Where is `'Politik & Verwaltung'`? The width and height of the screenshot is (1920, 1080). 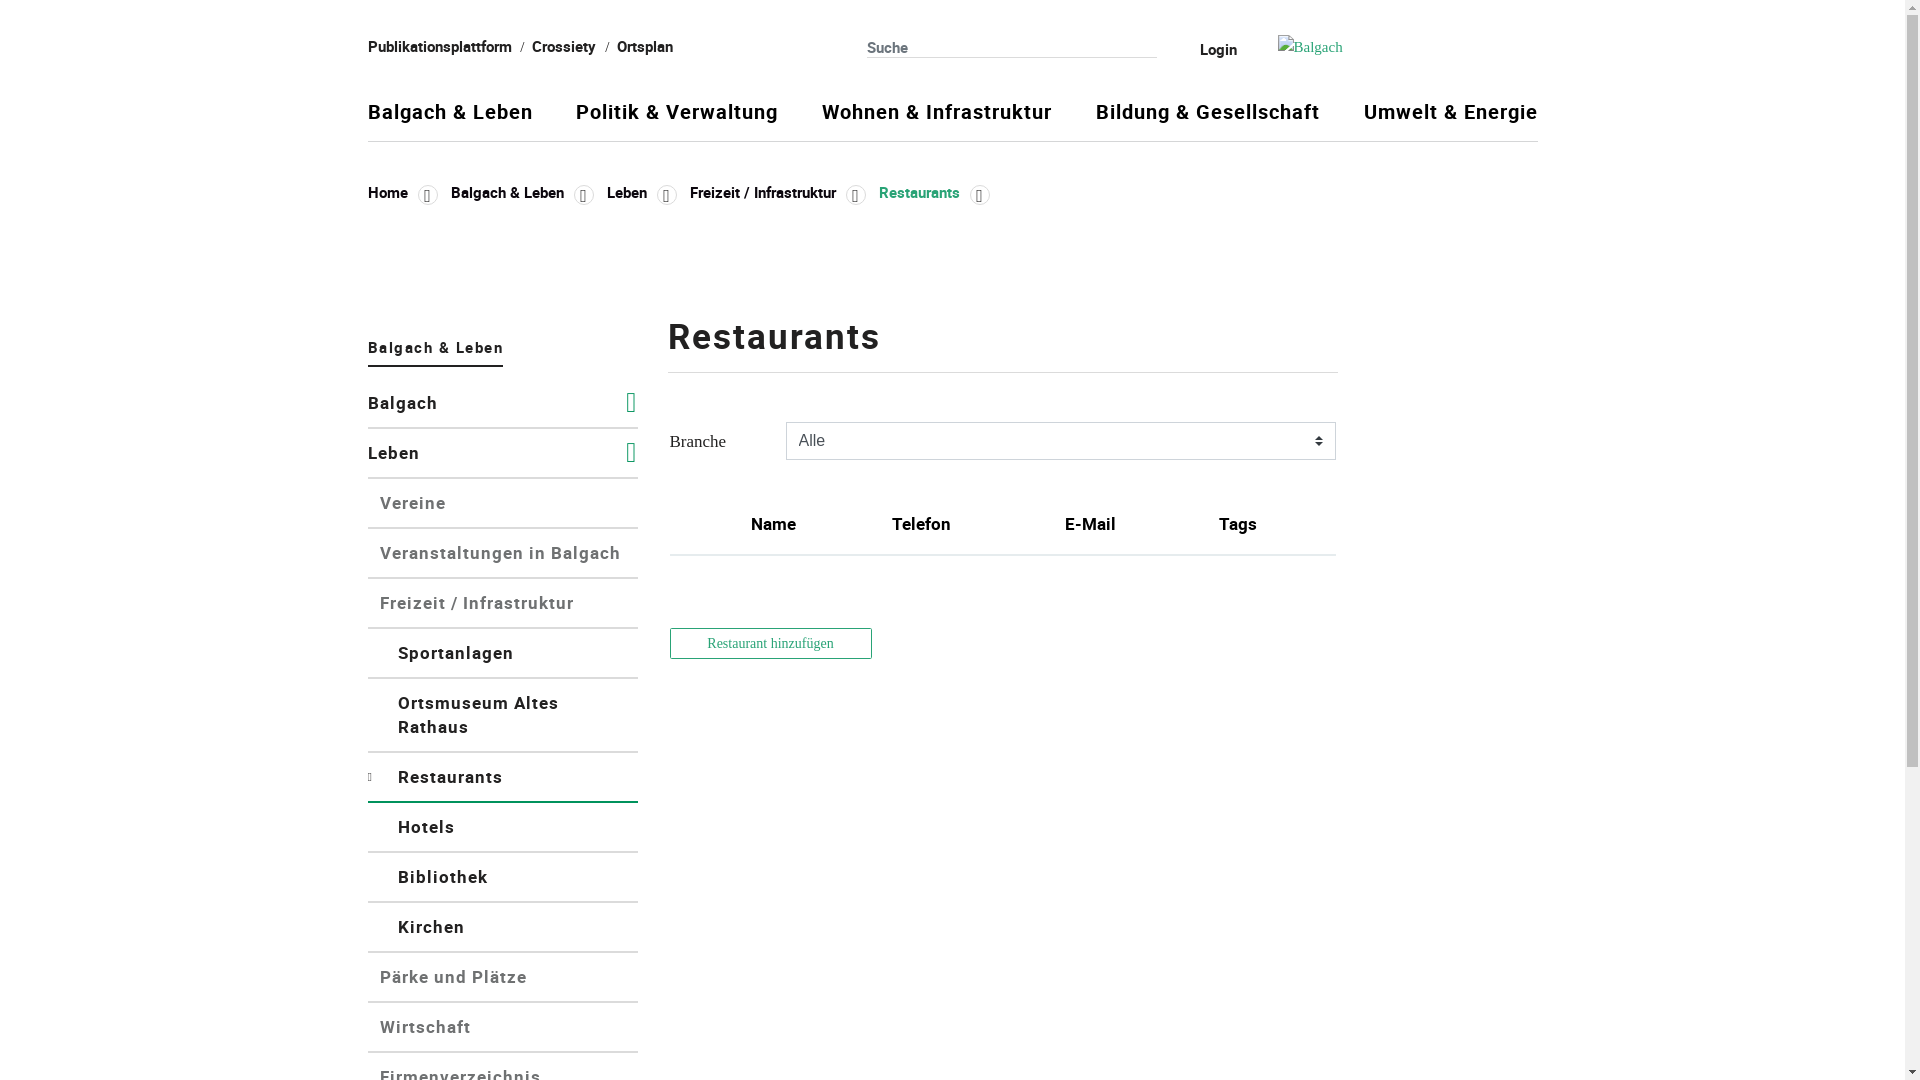
'Politik & Verwaltung' is located at coordinates (676, 120).